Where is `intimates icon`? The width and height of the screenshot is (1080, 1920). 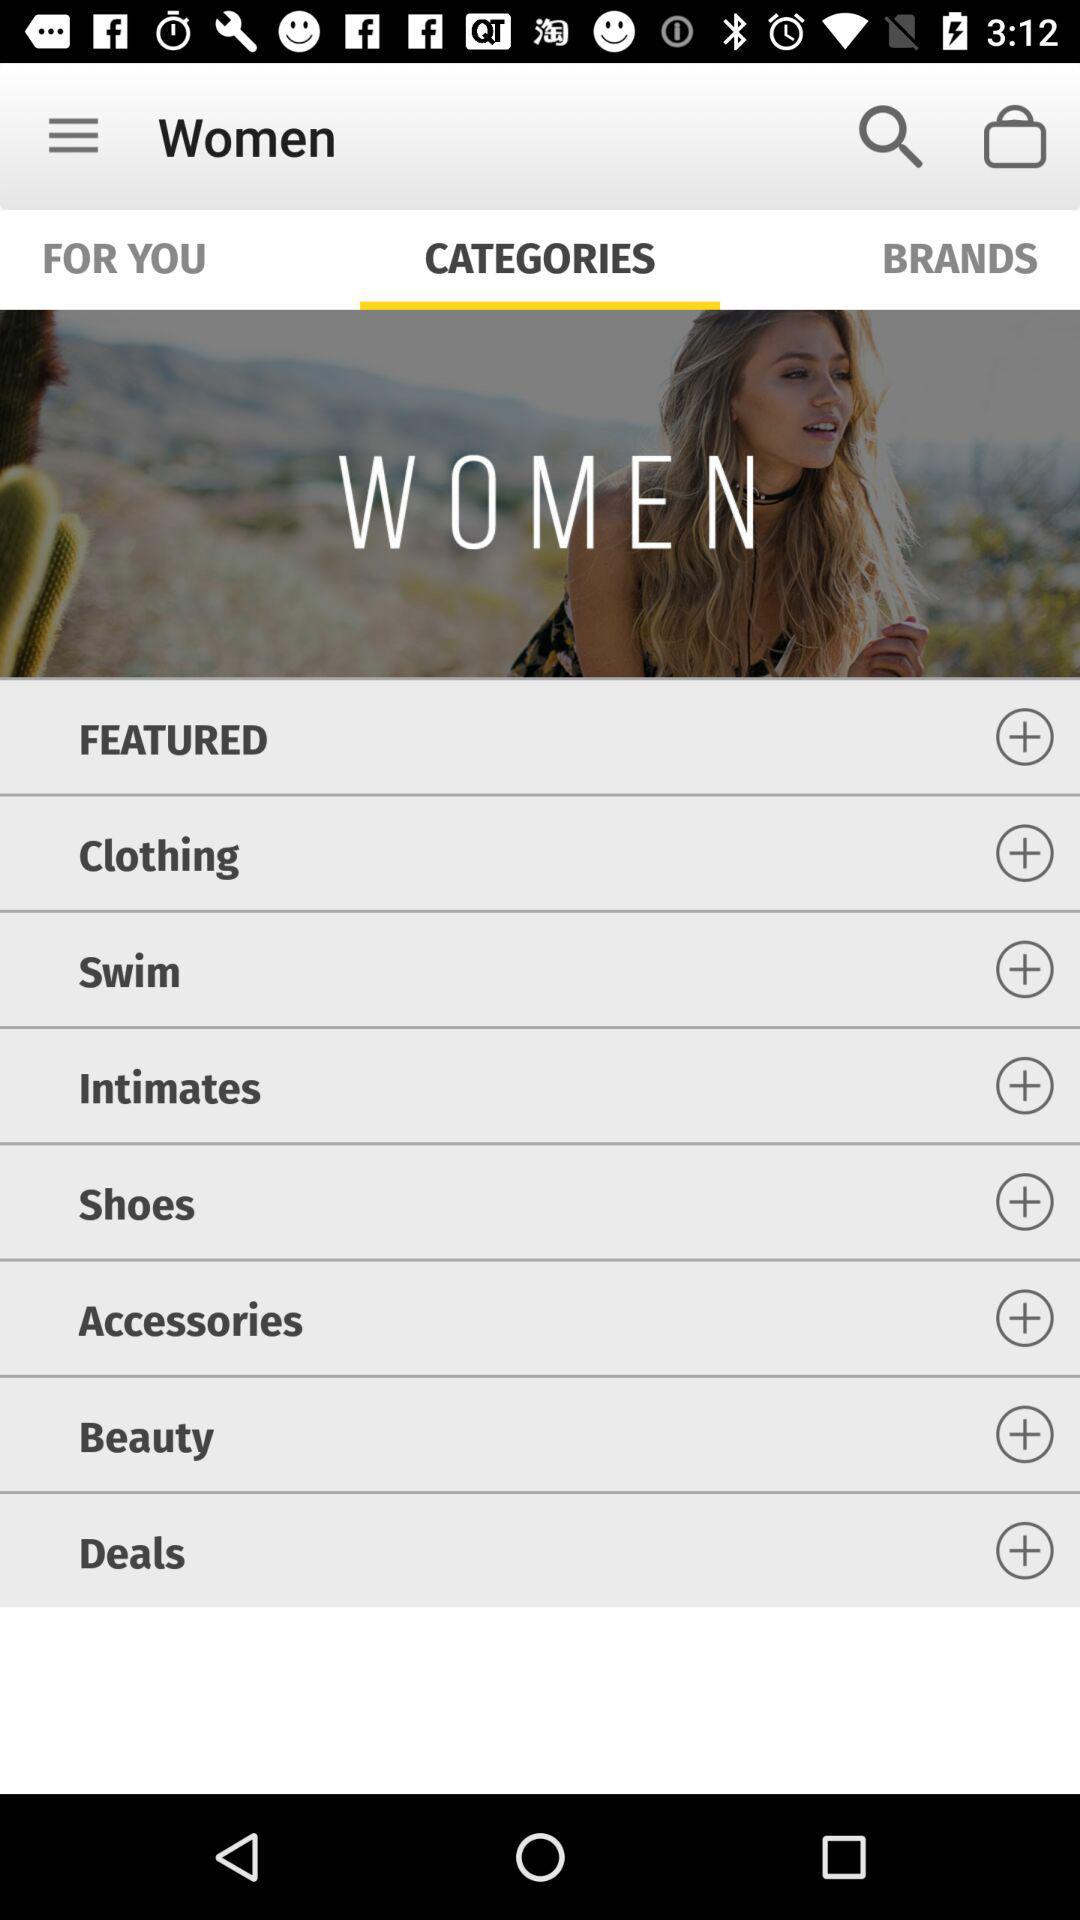
intimates icon is located at coordinates (168, 1084).